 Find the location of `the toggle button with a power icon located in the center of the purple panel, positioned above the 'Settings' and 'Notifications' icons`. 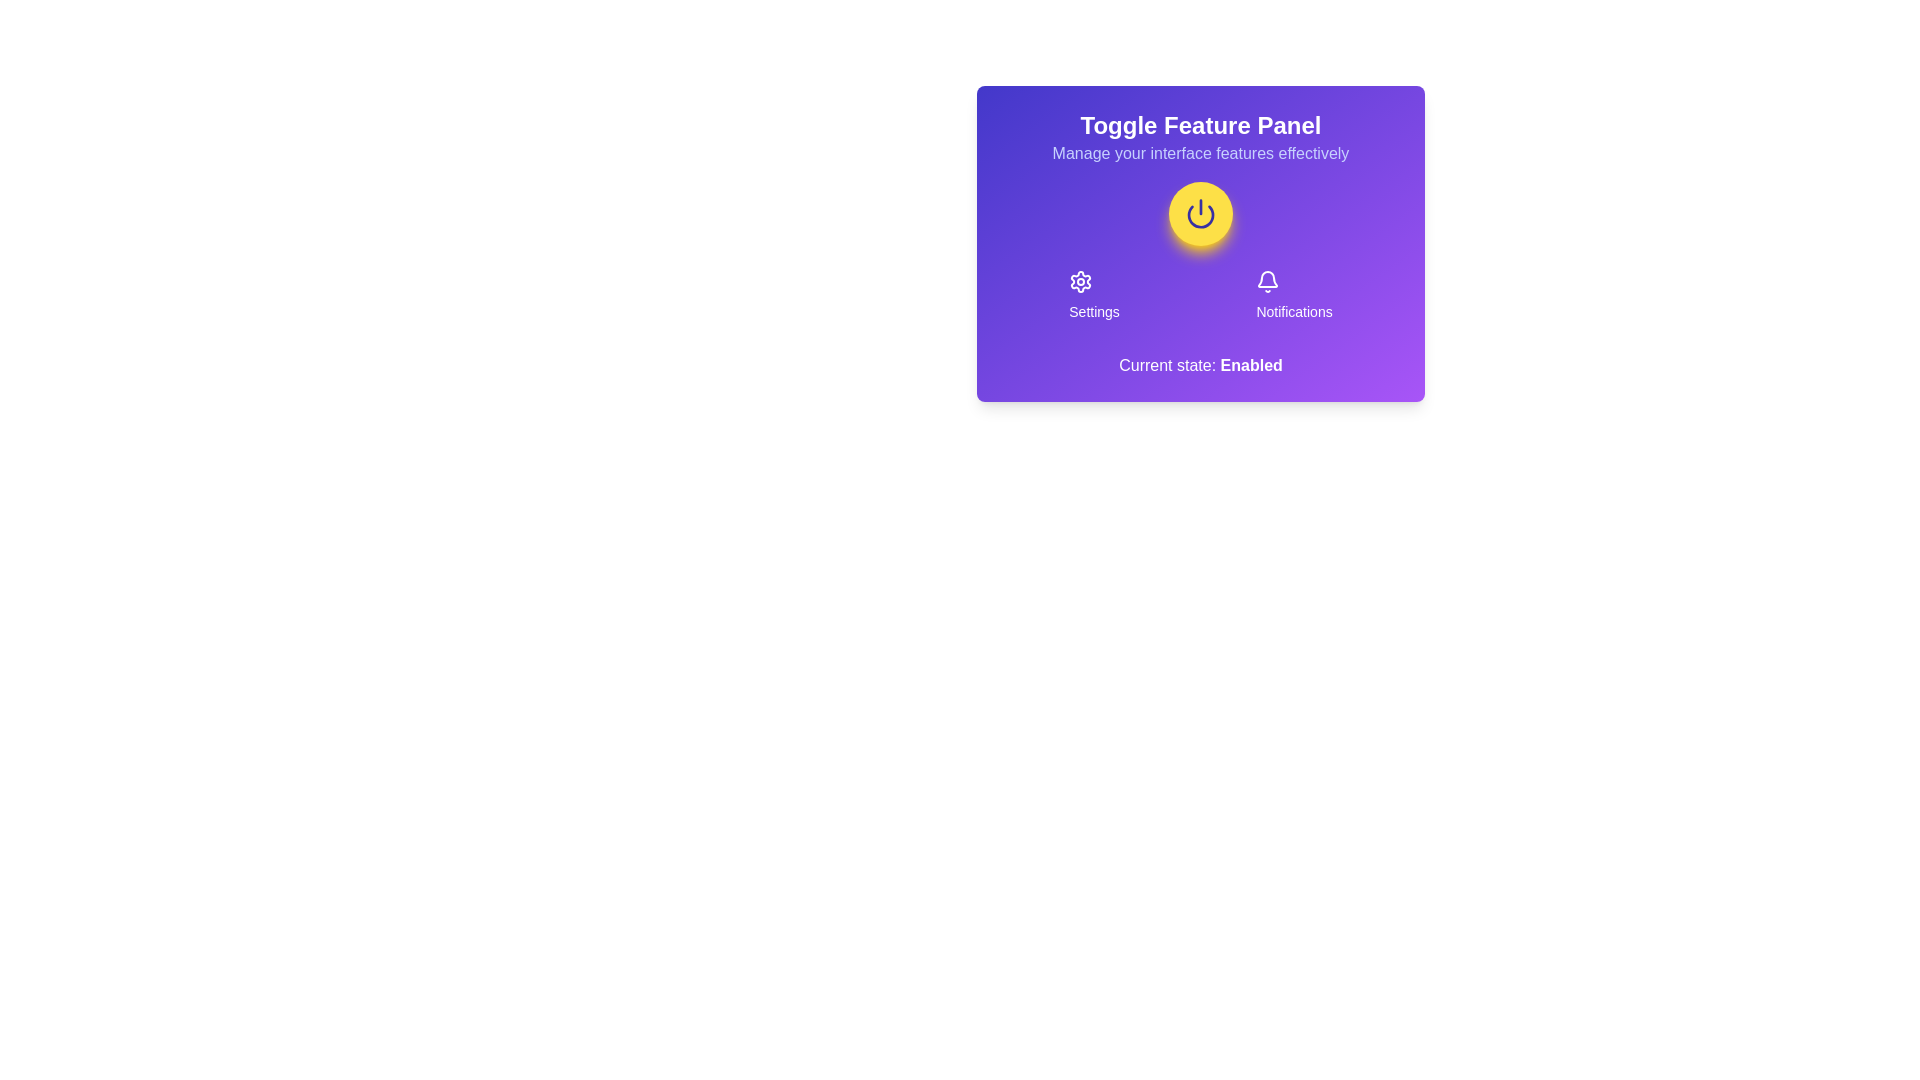

the toggle button with a power icon located in the center of the purple panel, positioned above the 'Settings' and 'Notifications' icons is located at coordinates (1200, 213).